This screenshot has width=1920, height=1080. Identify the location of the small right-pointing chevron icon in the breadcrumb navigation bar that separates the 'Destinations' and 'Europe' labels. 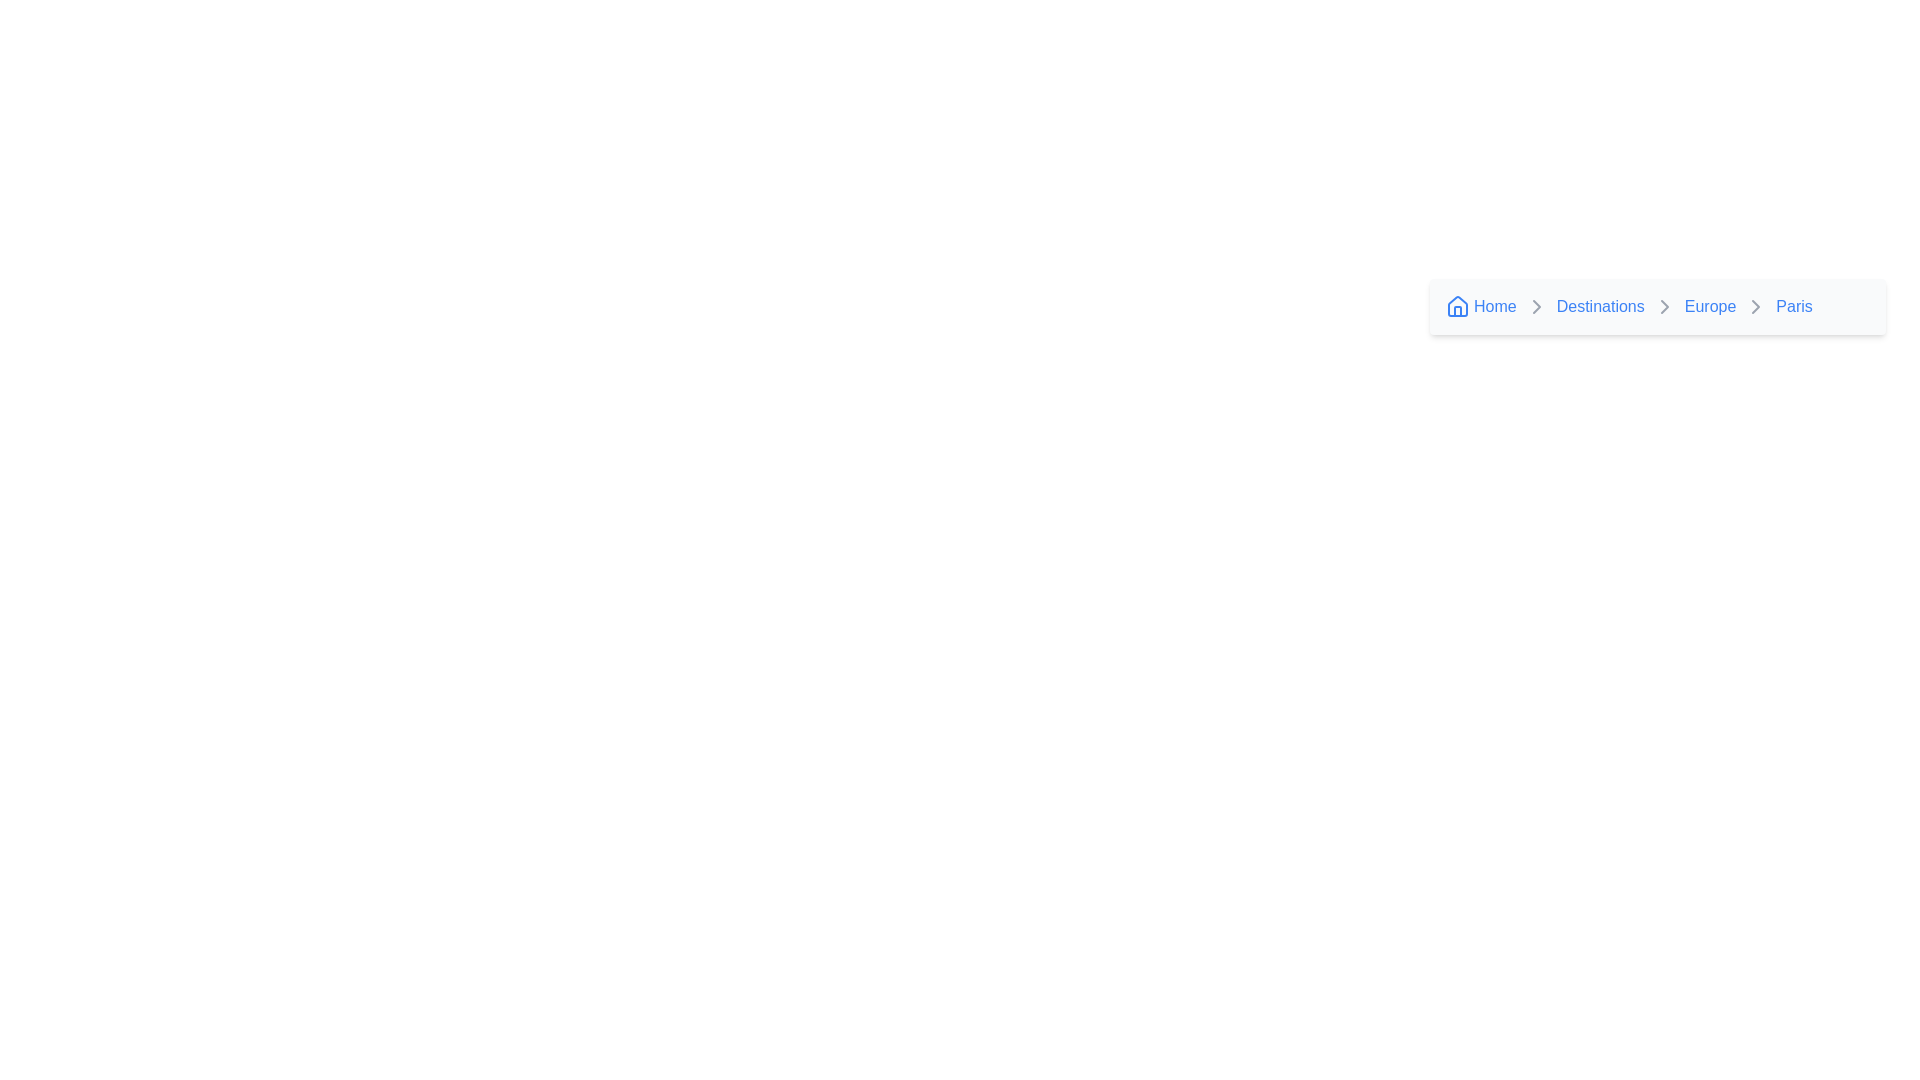
(1664, 307).